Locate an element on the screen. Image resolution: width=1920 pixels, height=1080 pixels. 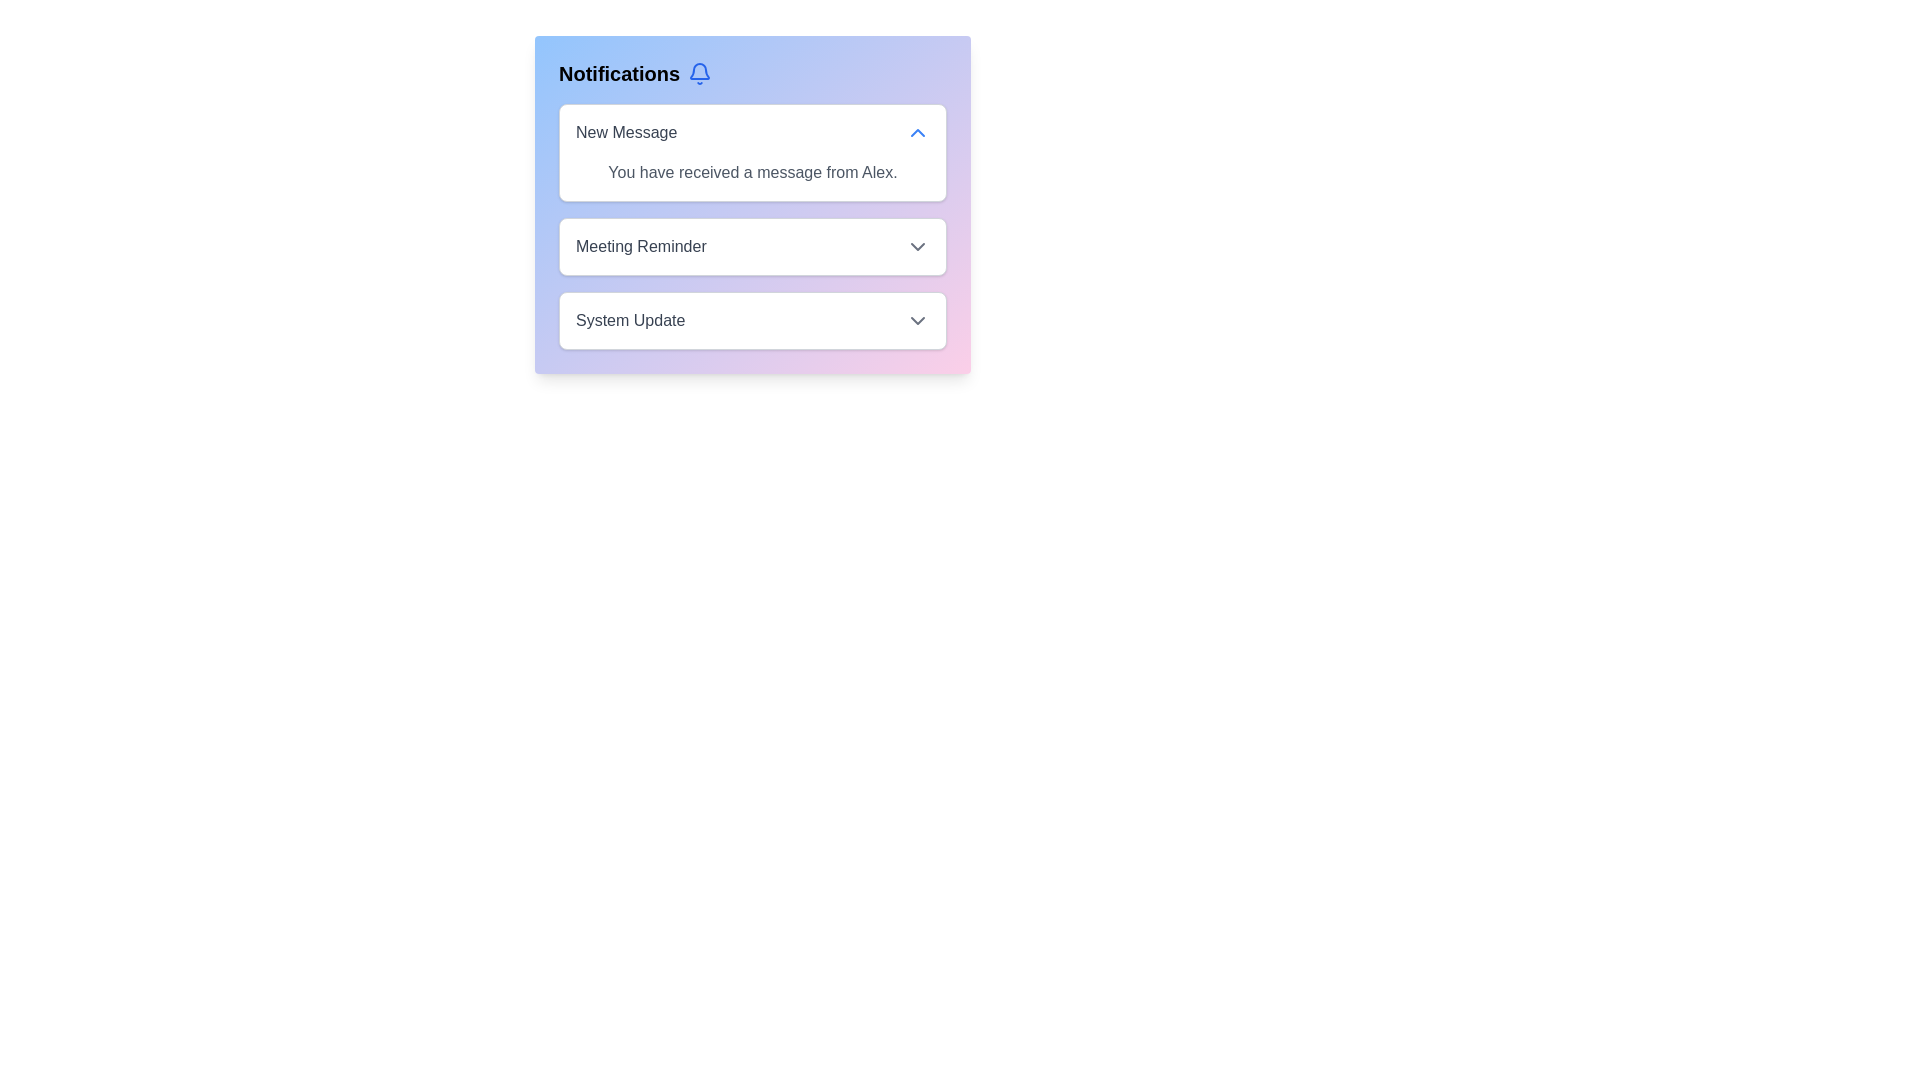
'Meeting Reminder' text label located within the notification card, positioned below 'New Message' and above 'System Update' is located at coordinates (641, 245).